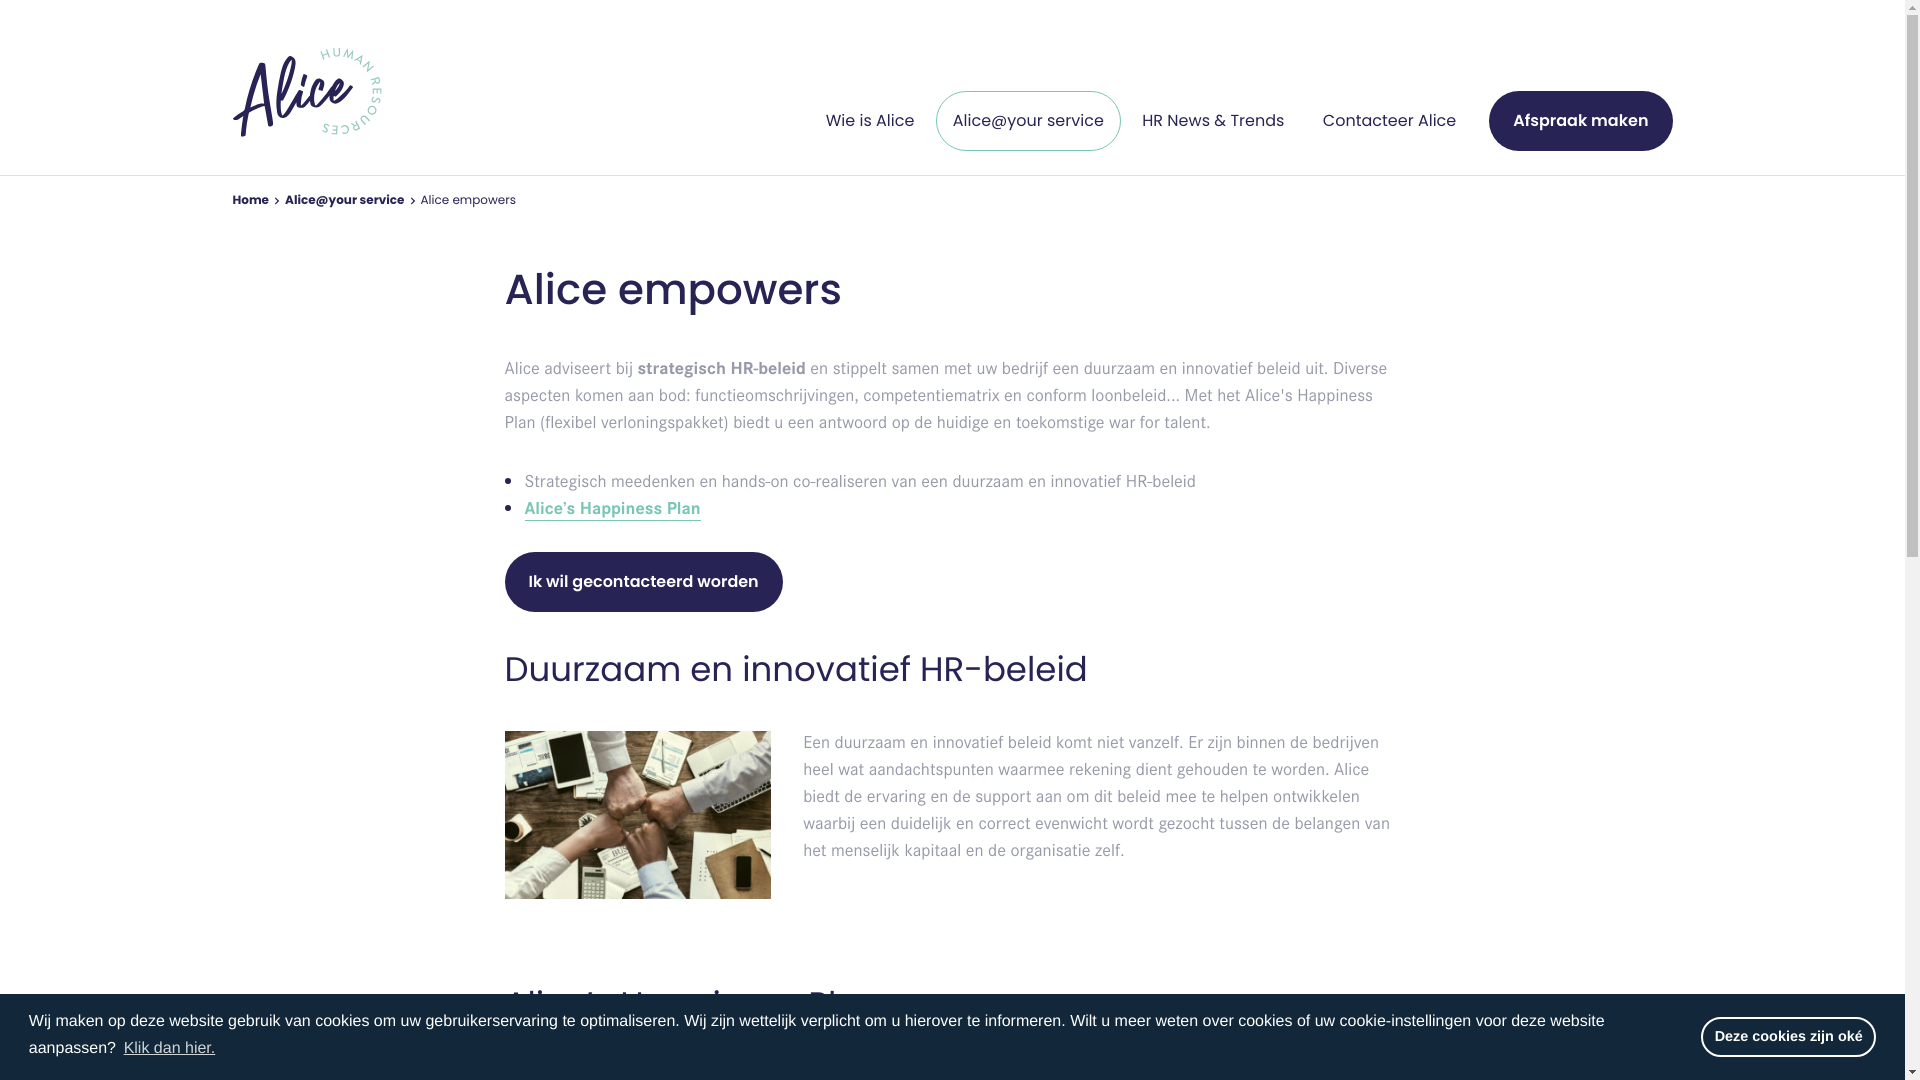 Image resolution: width=1920 pixels, height=1080 pixels. I want to click on 'Contacteer Alice', so click(1388, 120).